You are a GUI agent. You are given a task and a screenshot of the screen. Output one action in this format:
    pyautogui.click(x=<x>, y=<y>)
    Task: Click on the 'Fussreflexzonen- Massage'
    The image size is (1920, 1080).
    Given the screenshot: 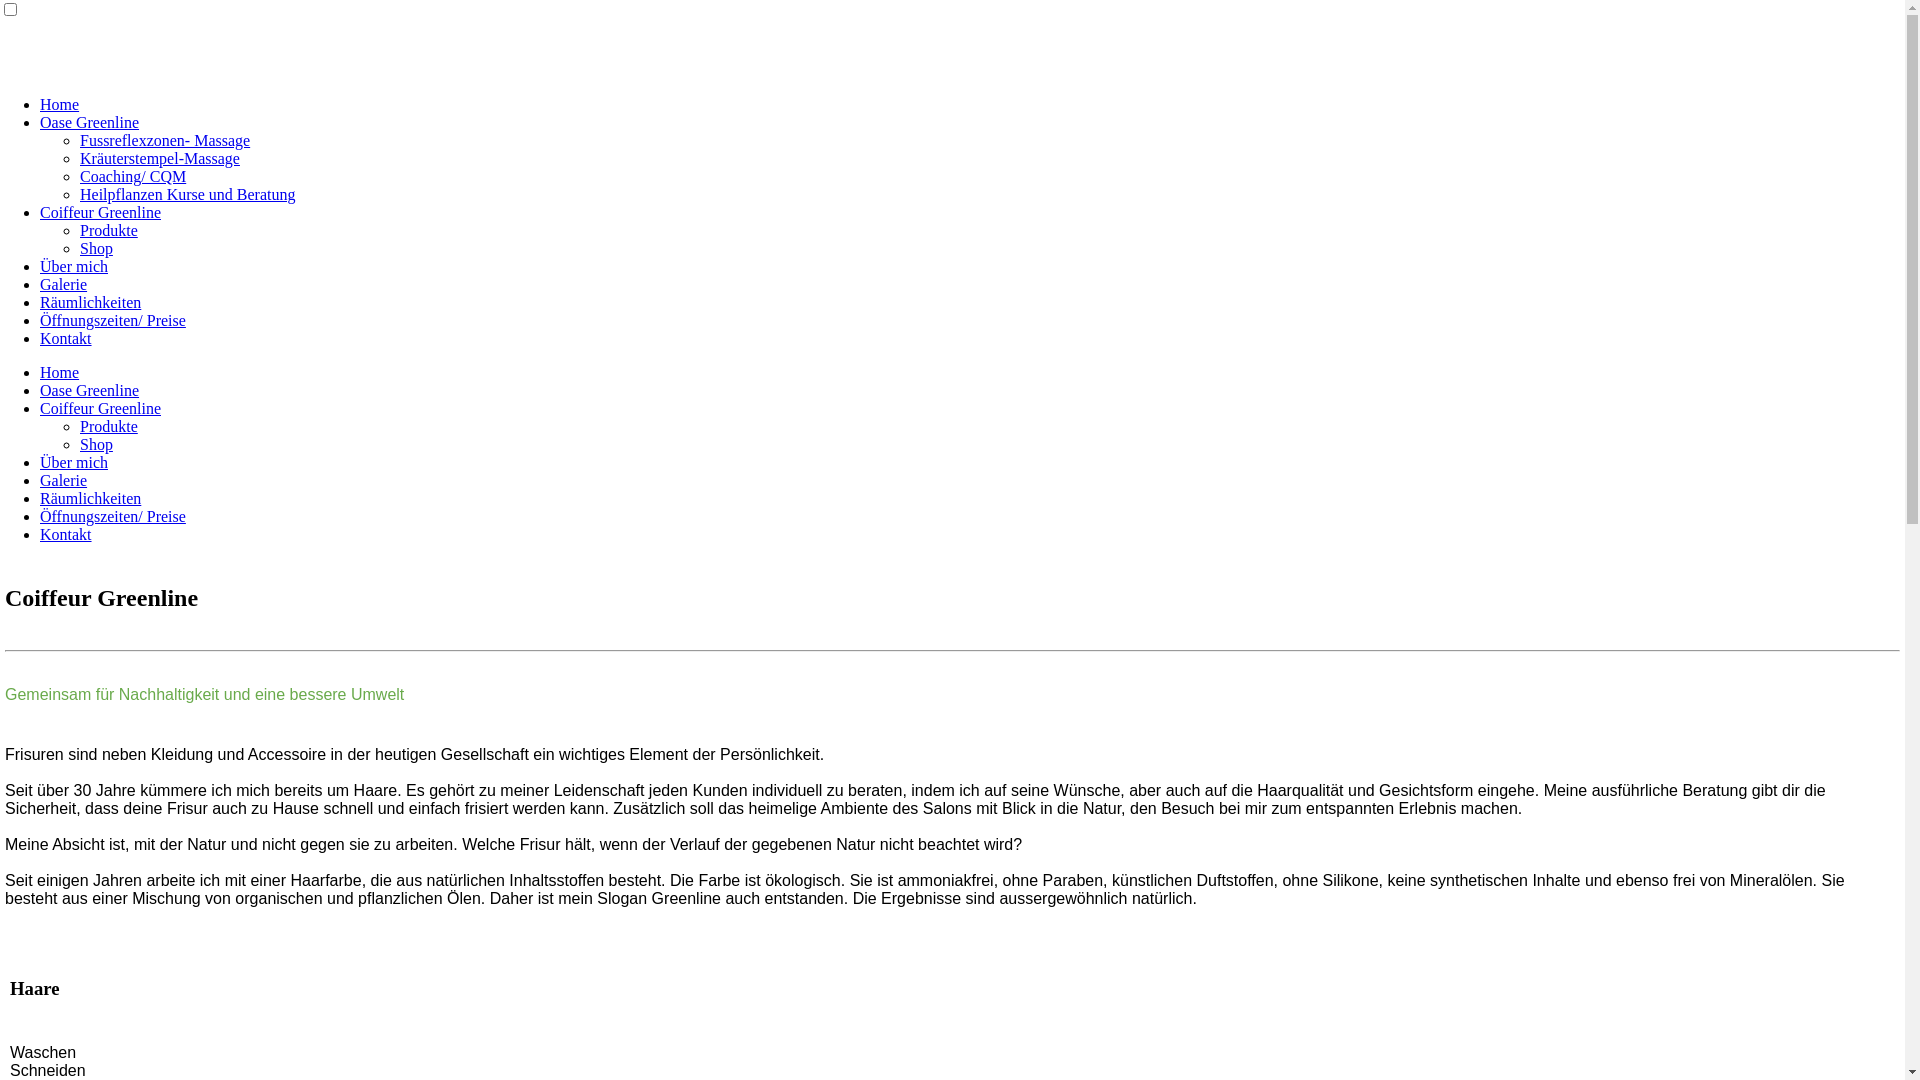 What is the action you would take?
    pyautogui.click(x=80, y=139)
    